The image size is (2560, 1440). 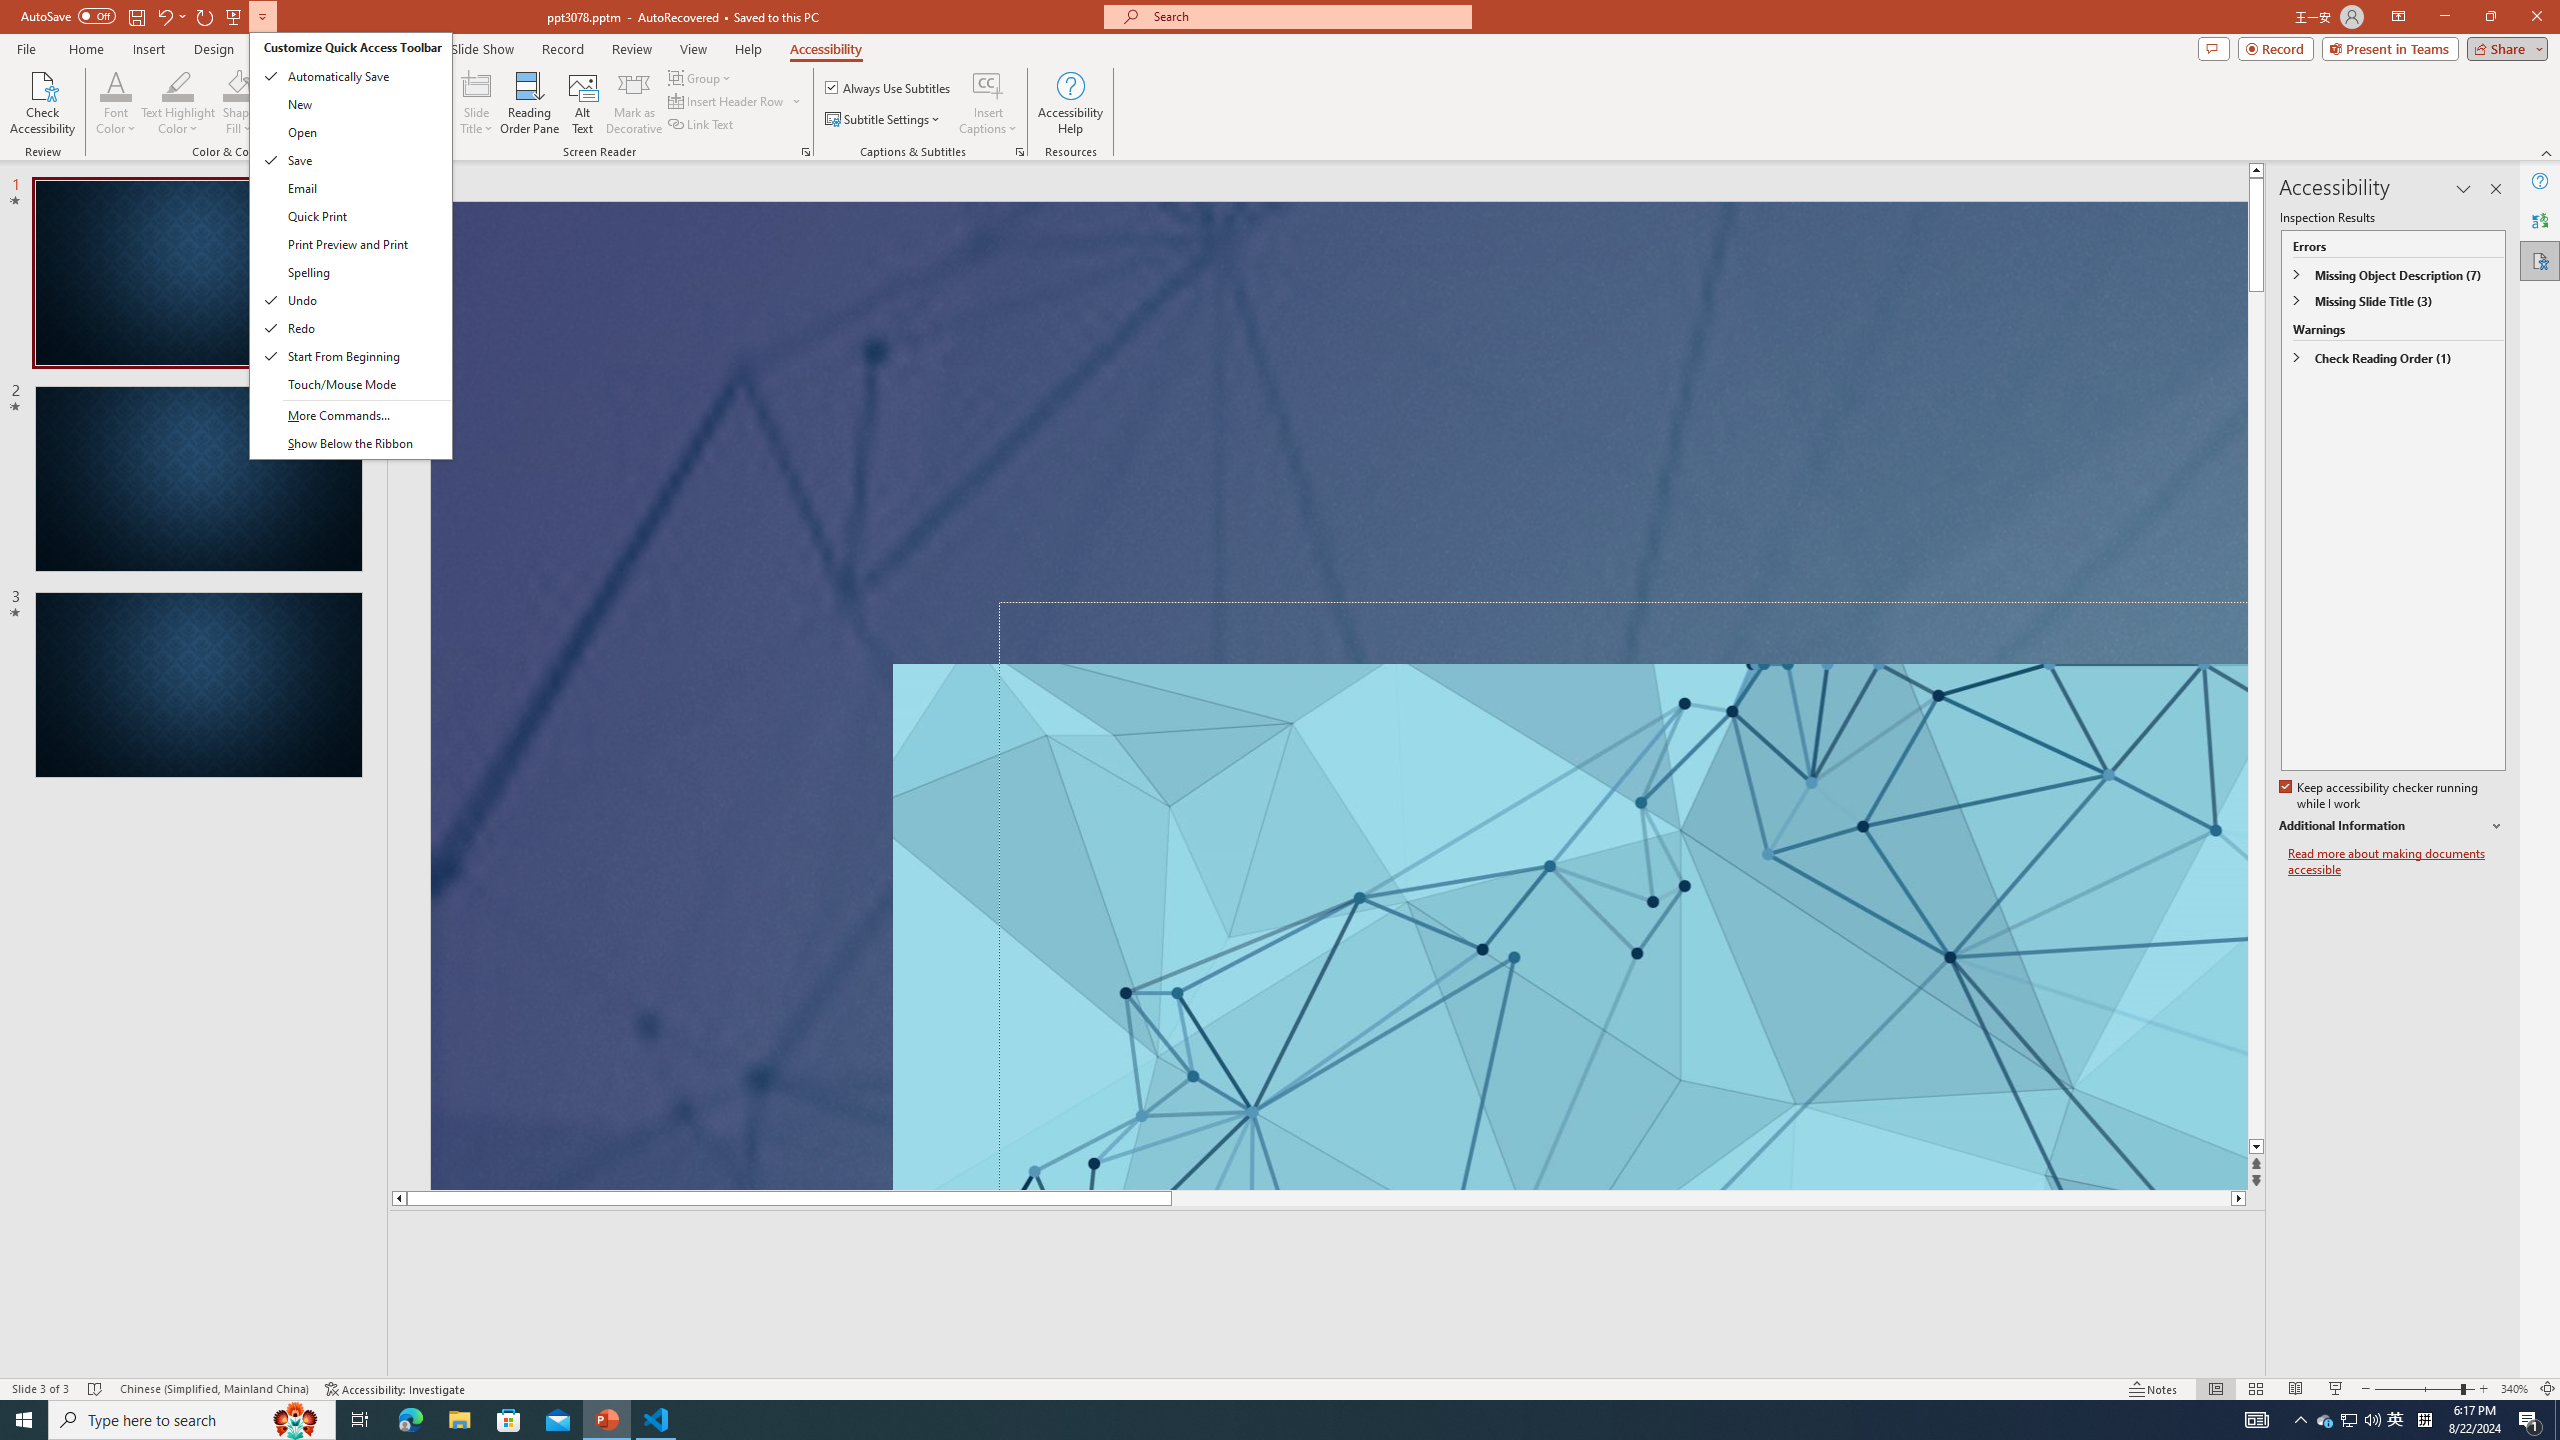 What do you see at coordinates (987, 84) in the screenshot?
I see `'Insert Captions'` at bounding box center [987, 84].